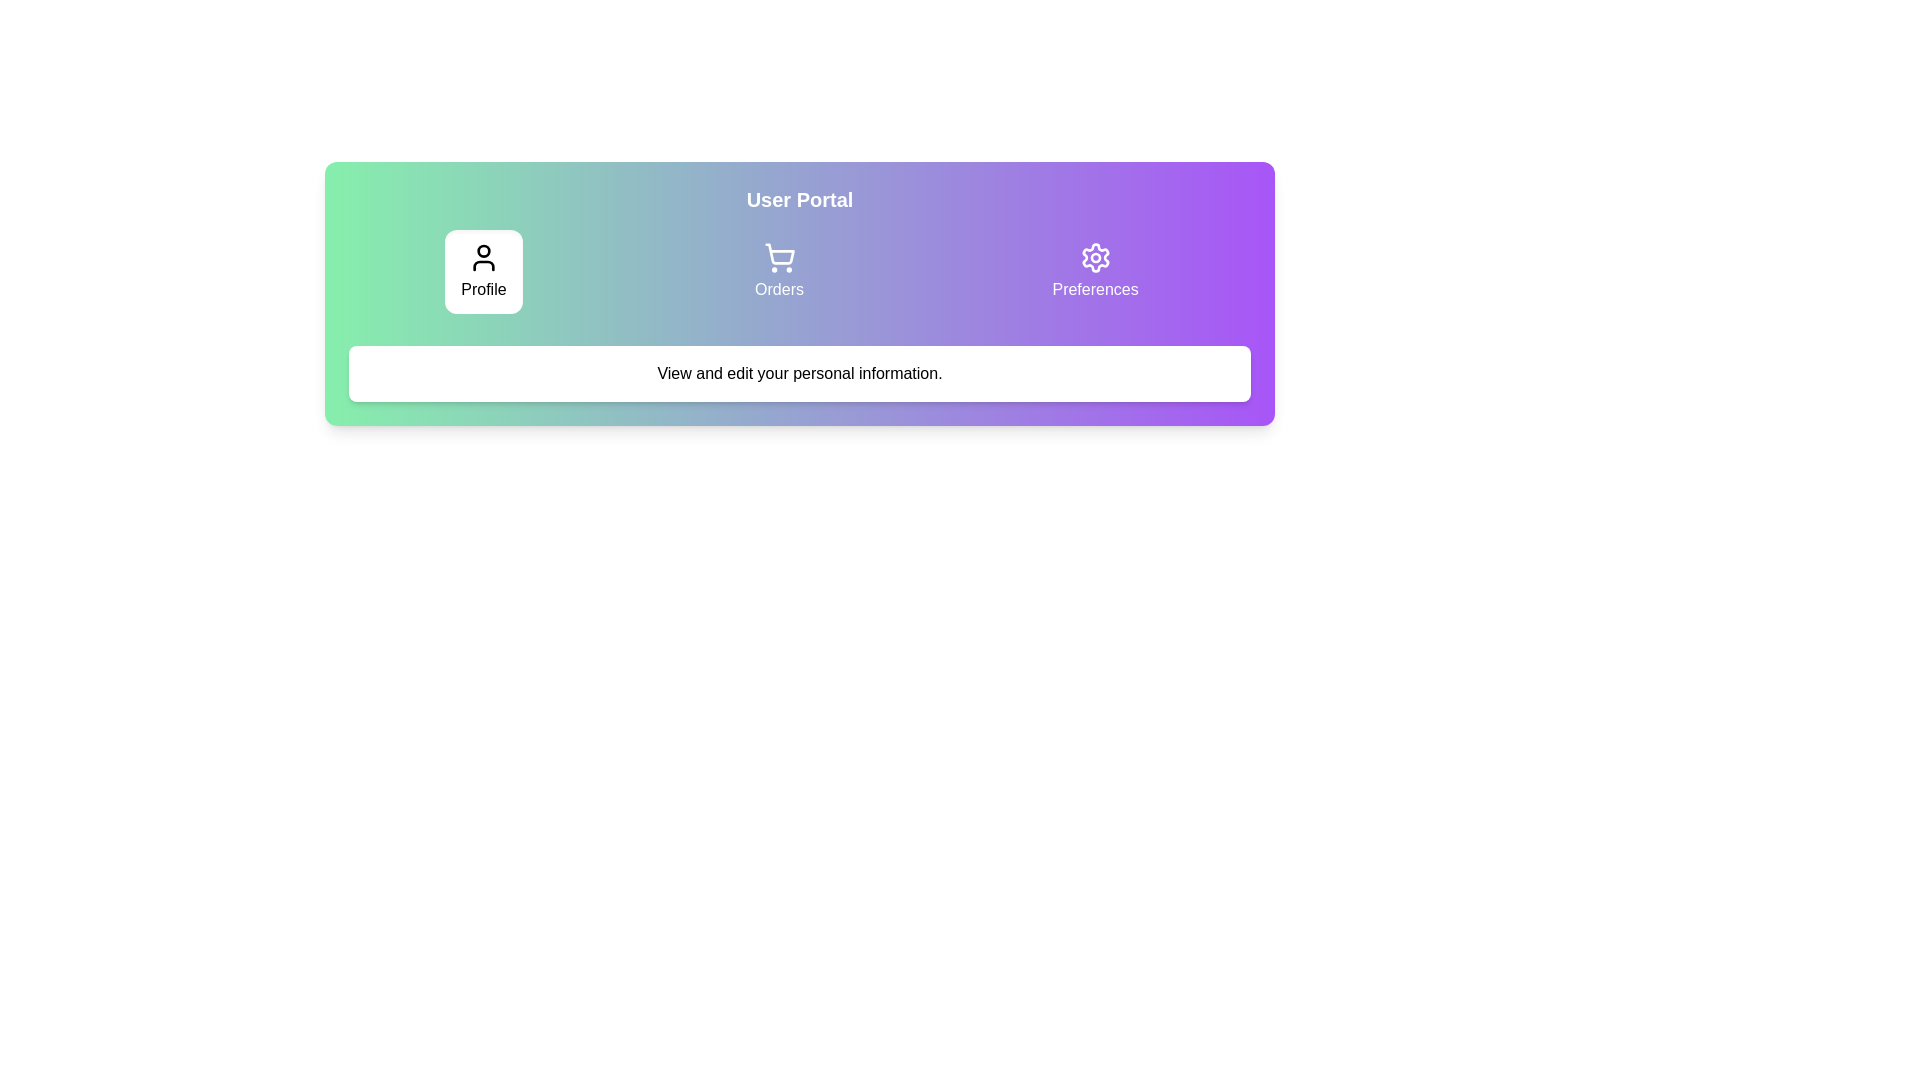  I want to click on the Orders tab to preview its hover state, so click(778, 272).